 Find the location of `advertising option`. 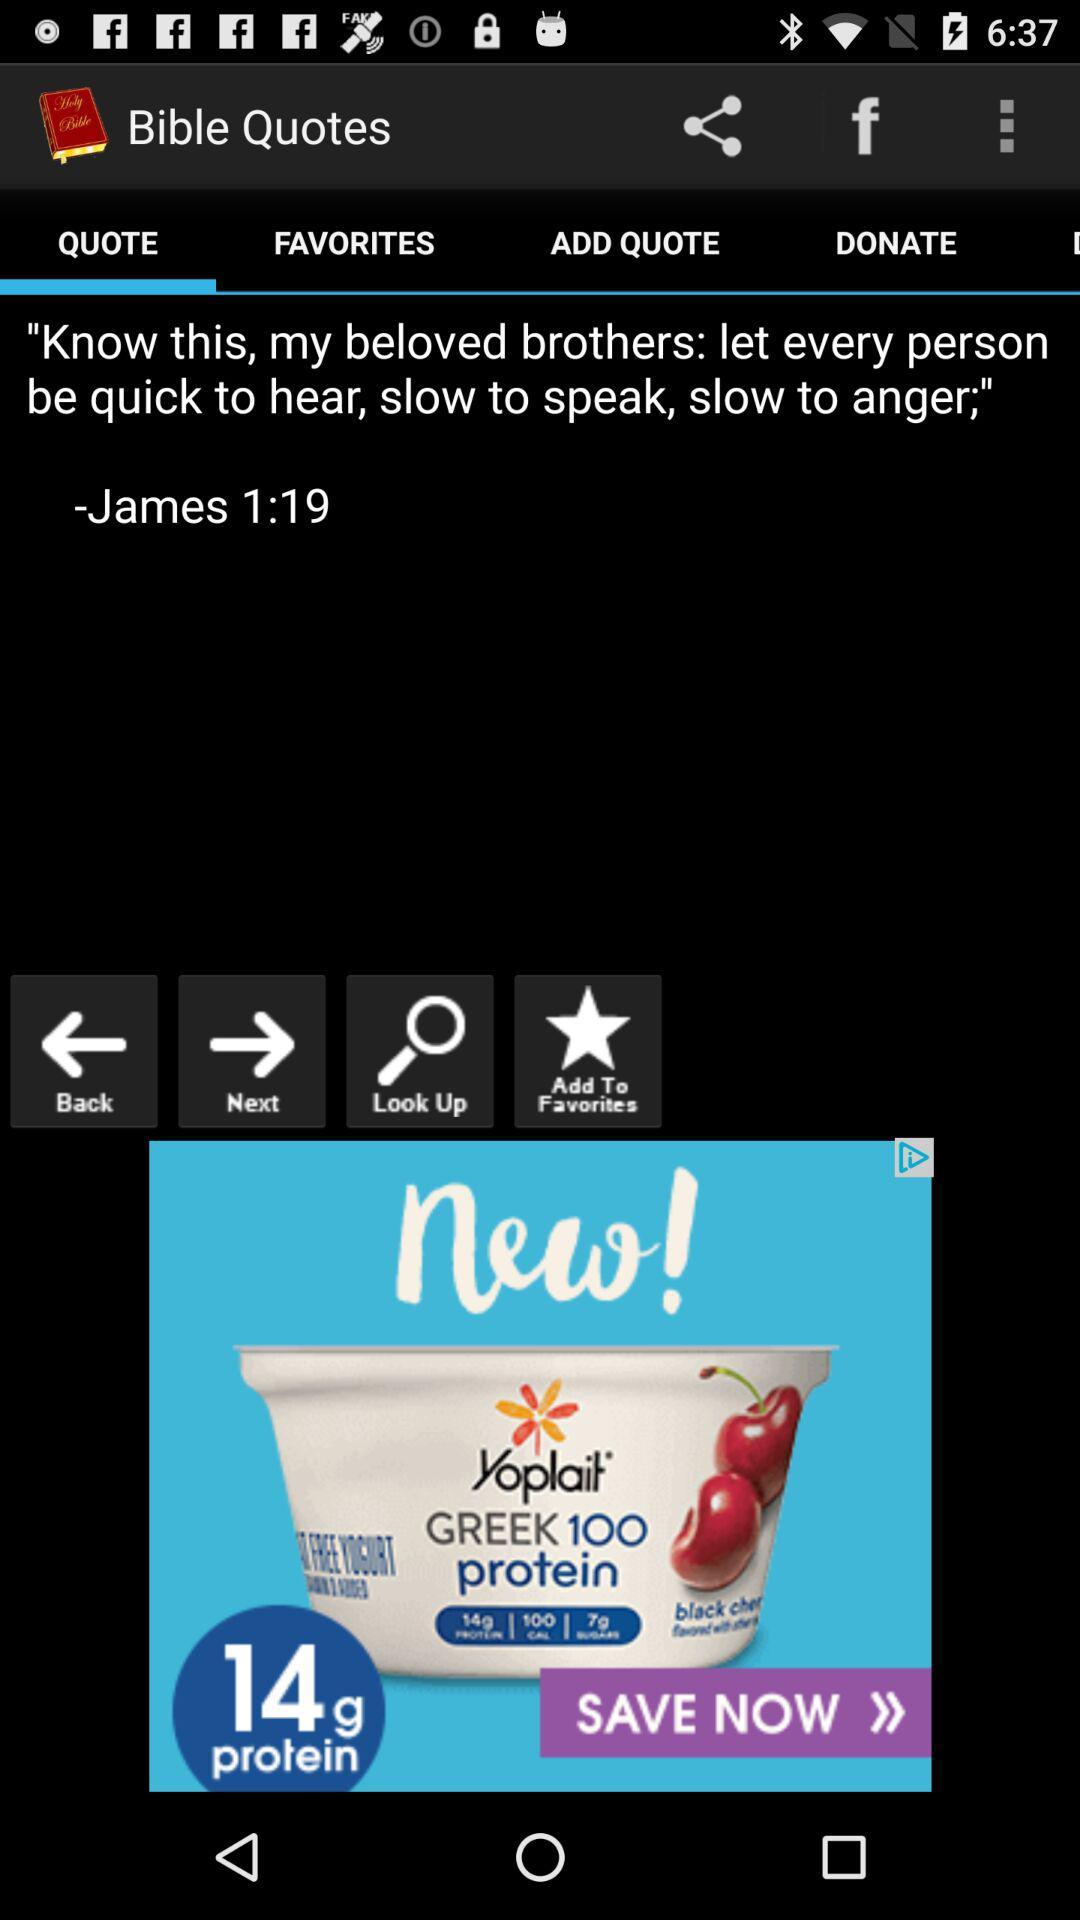

advertising option is located at coordinates (540, 1465).